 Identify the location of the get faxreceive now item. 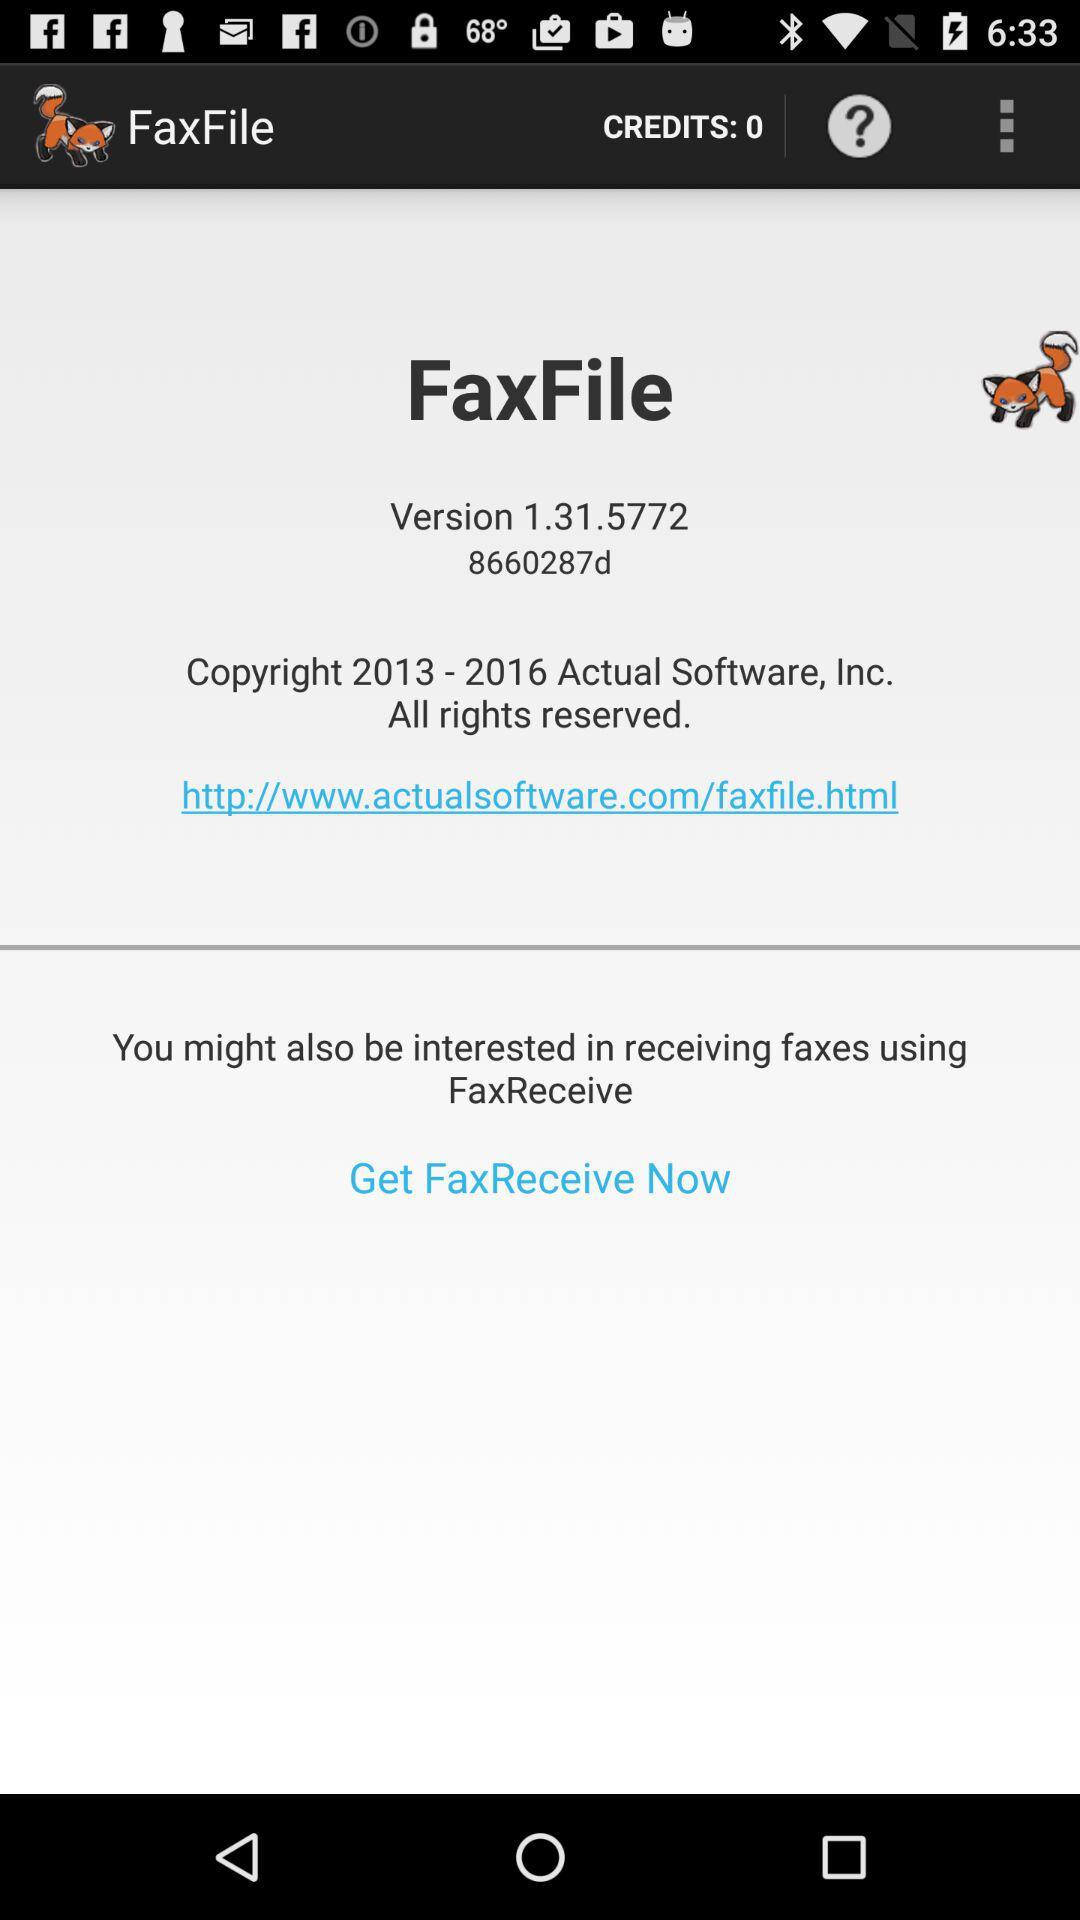
(540, 1176).